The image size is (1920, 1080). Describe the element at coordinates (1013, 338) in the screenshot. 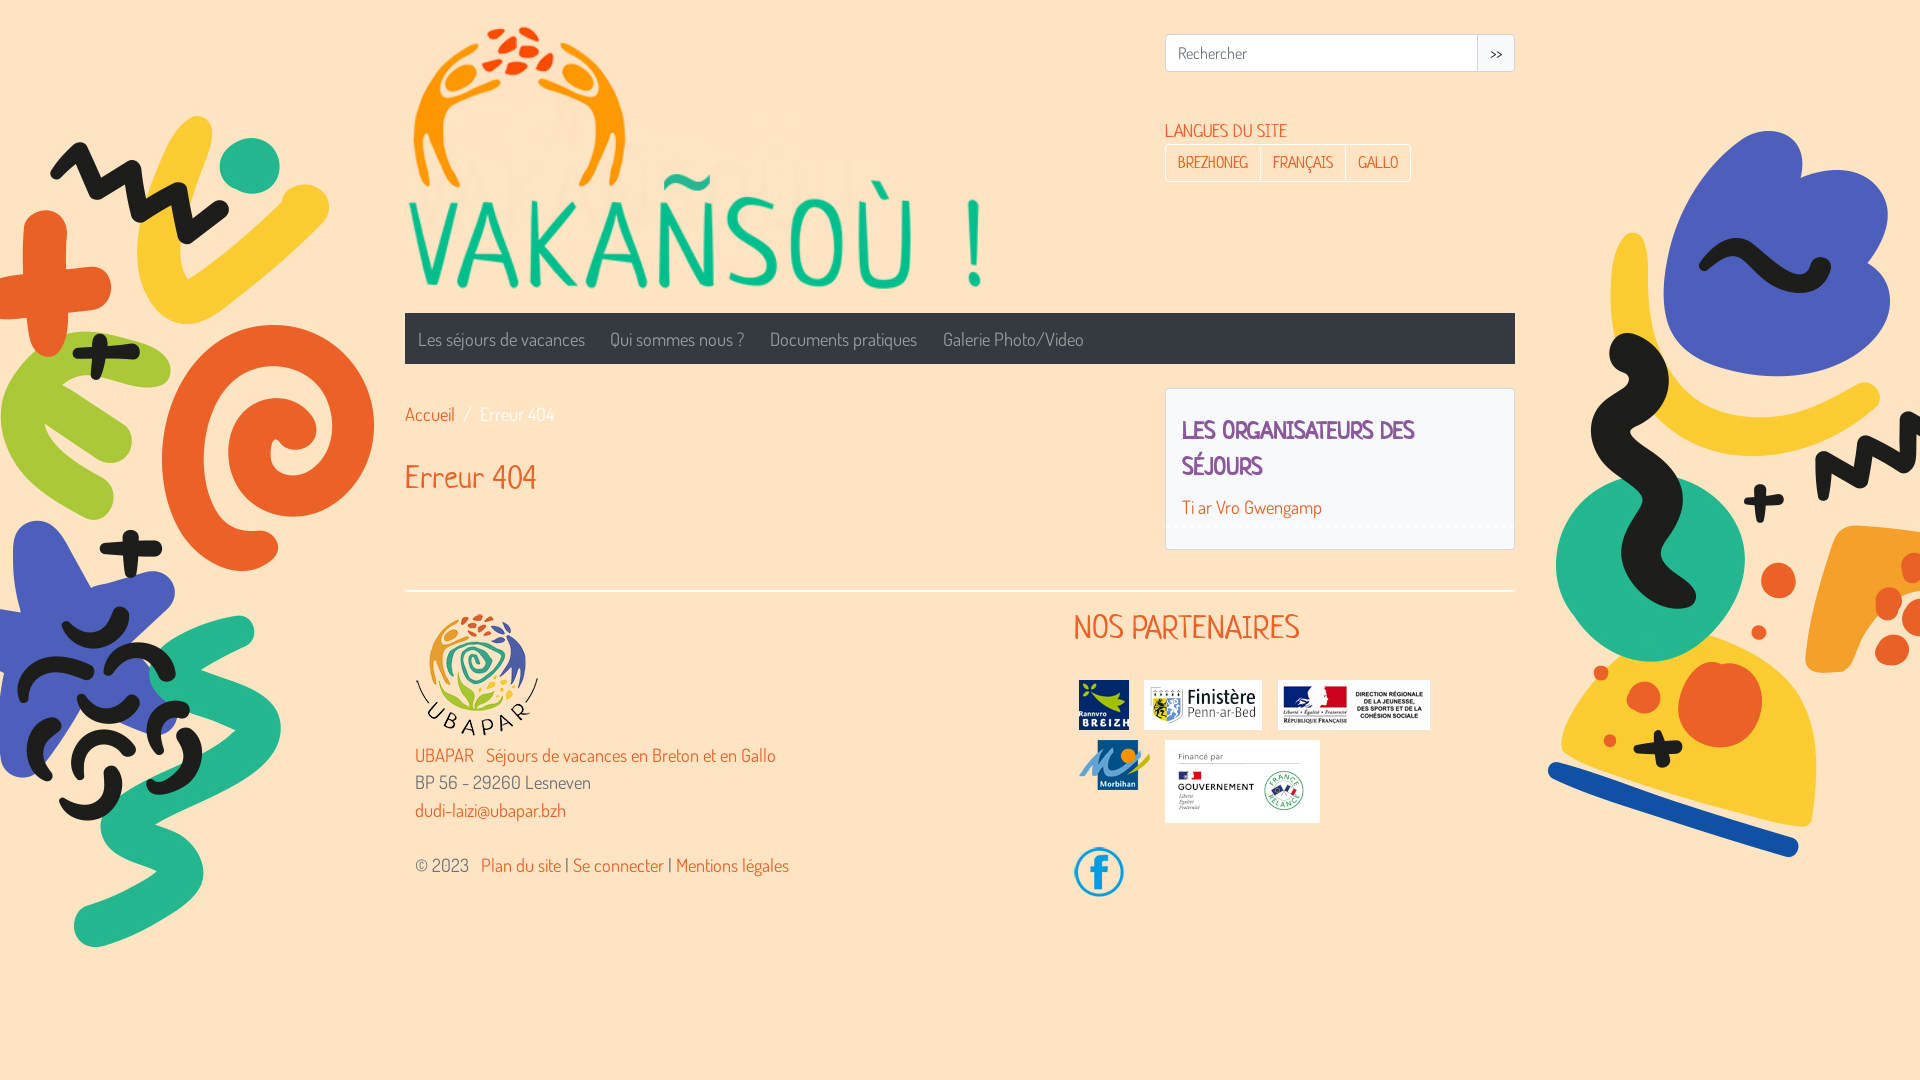

I see `'Galerie Photo/Video'` at that location.